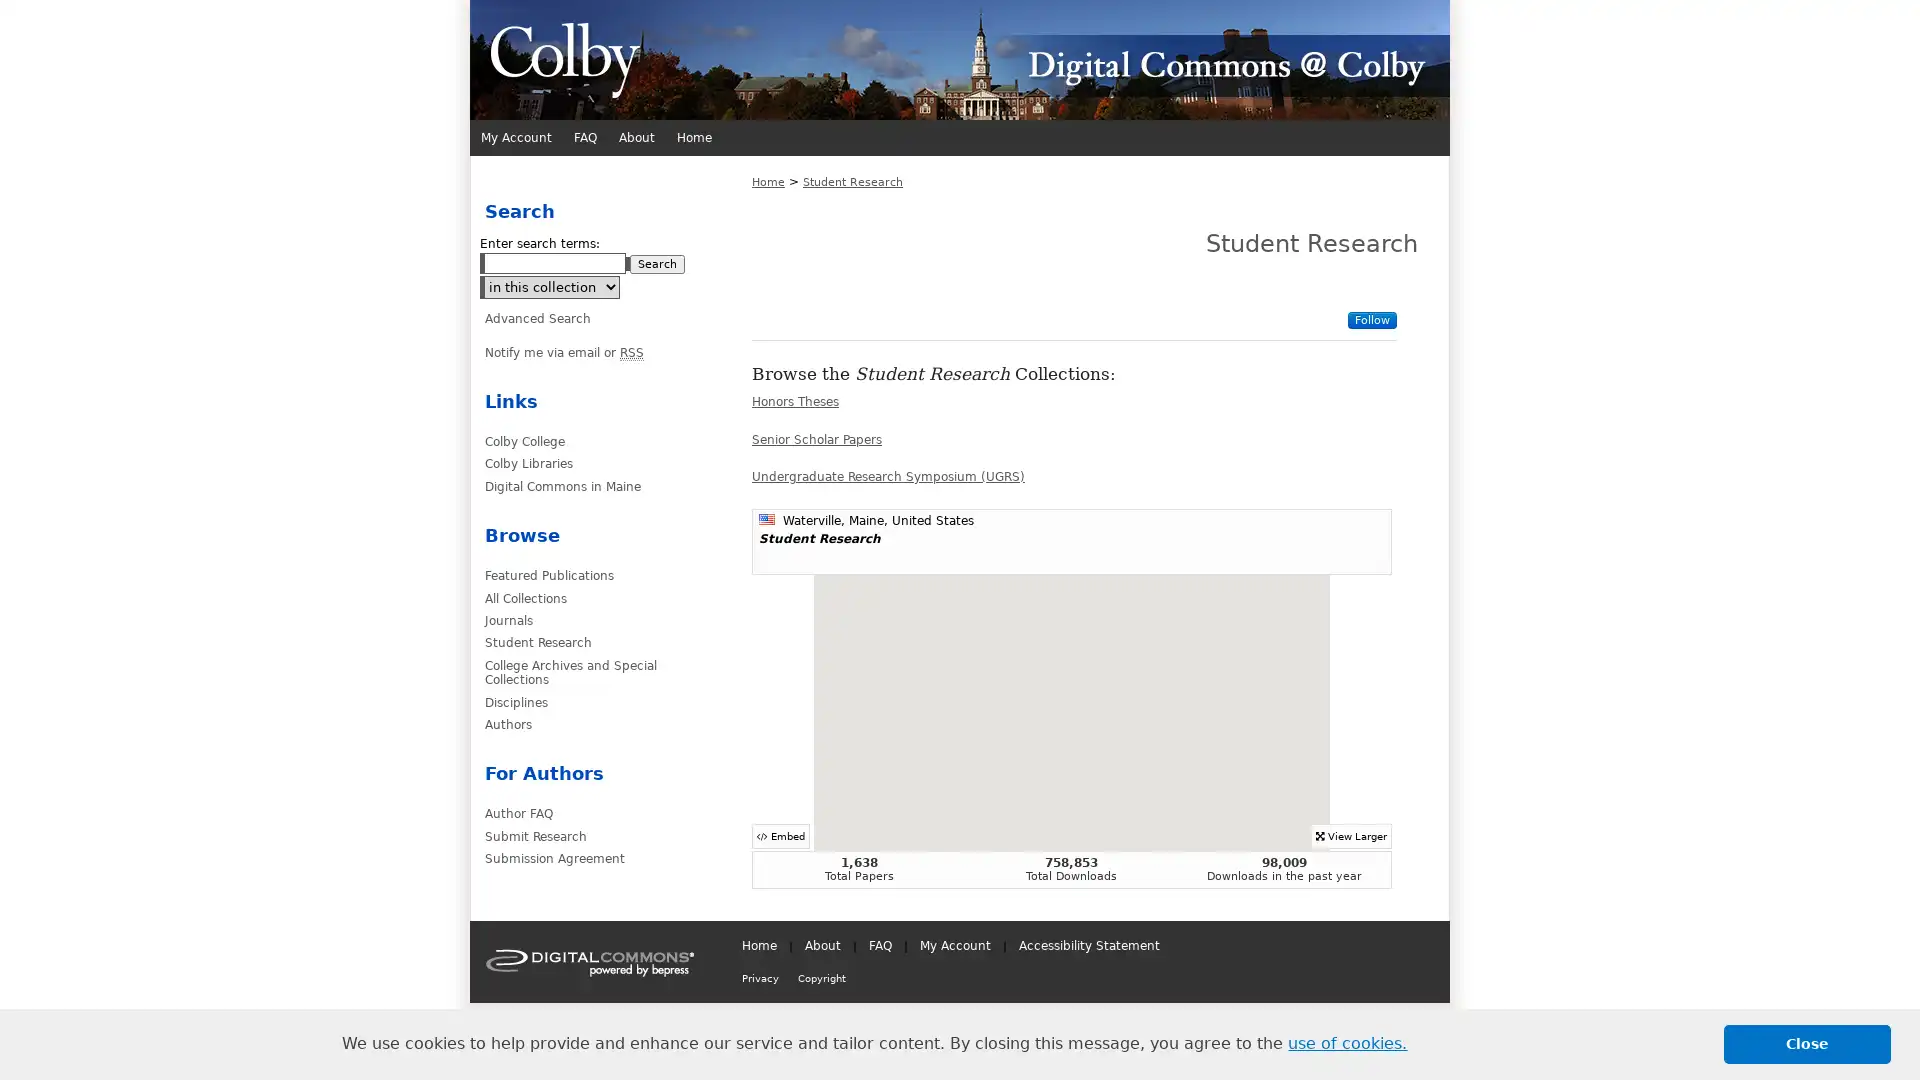 This screenshot has width=1920, height=1080. I want to click on Search, so click(657, 263).